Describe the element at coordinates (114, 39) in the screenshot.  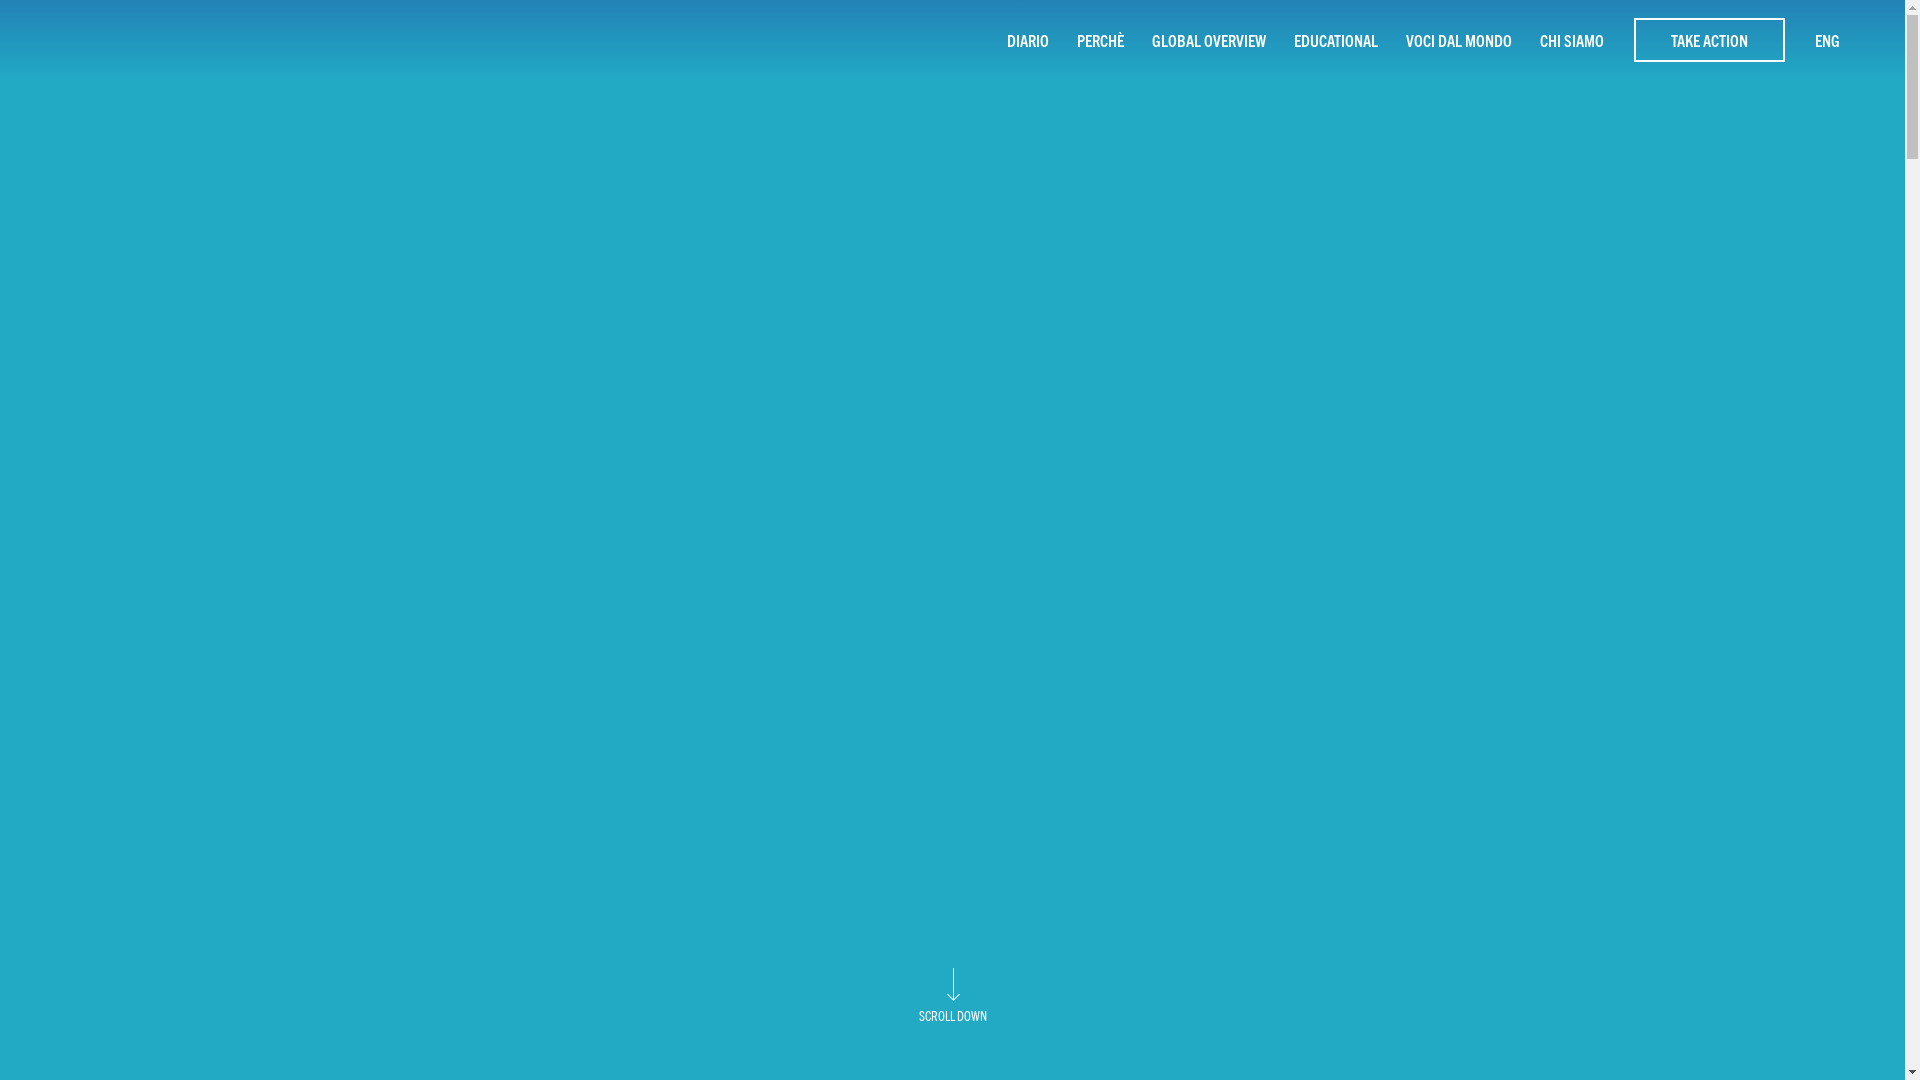
I see `'homepage - 10 Rivers 1 Ocean'` at that location.